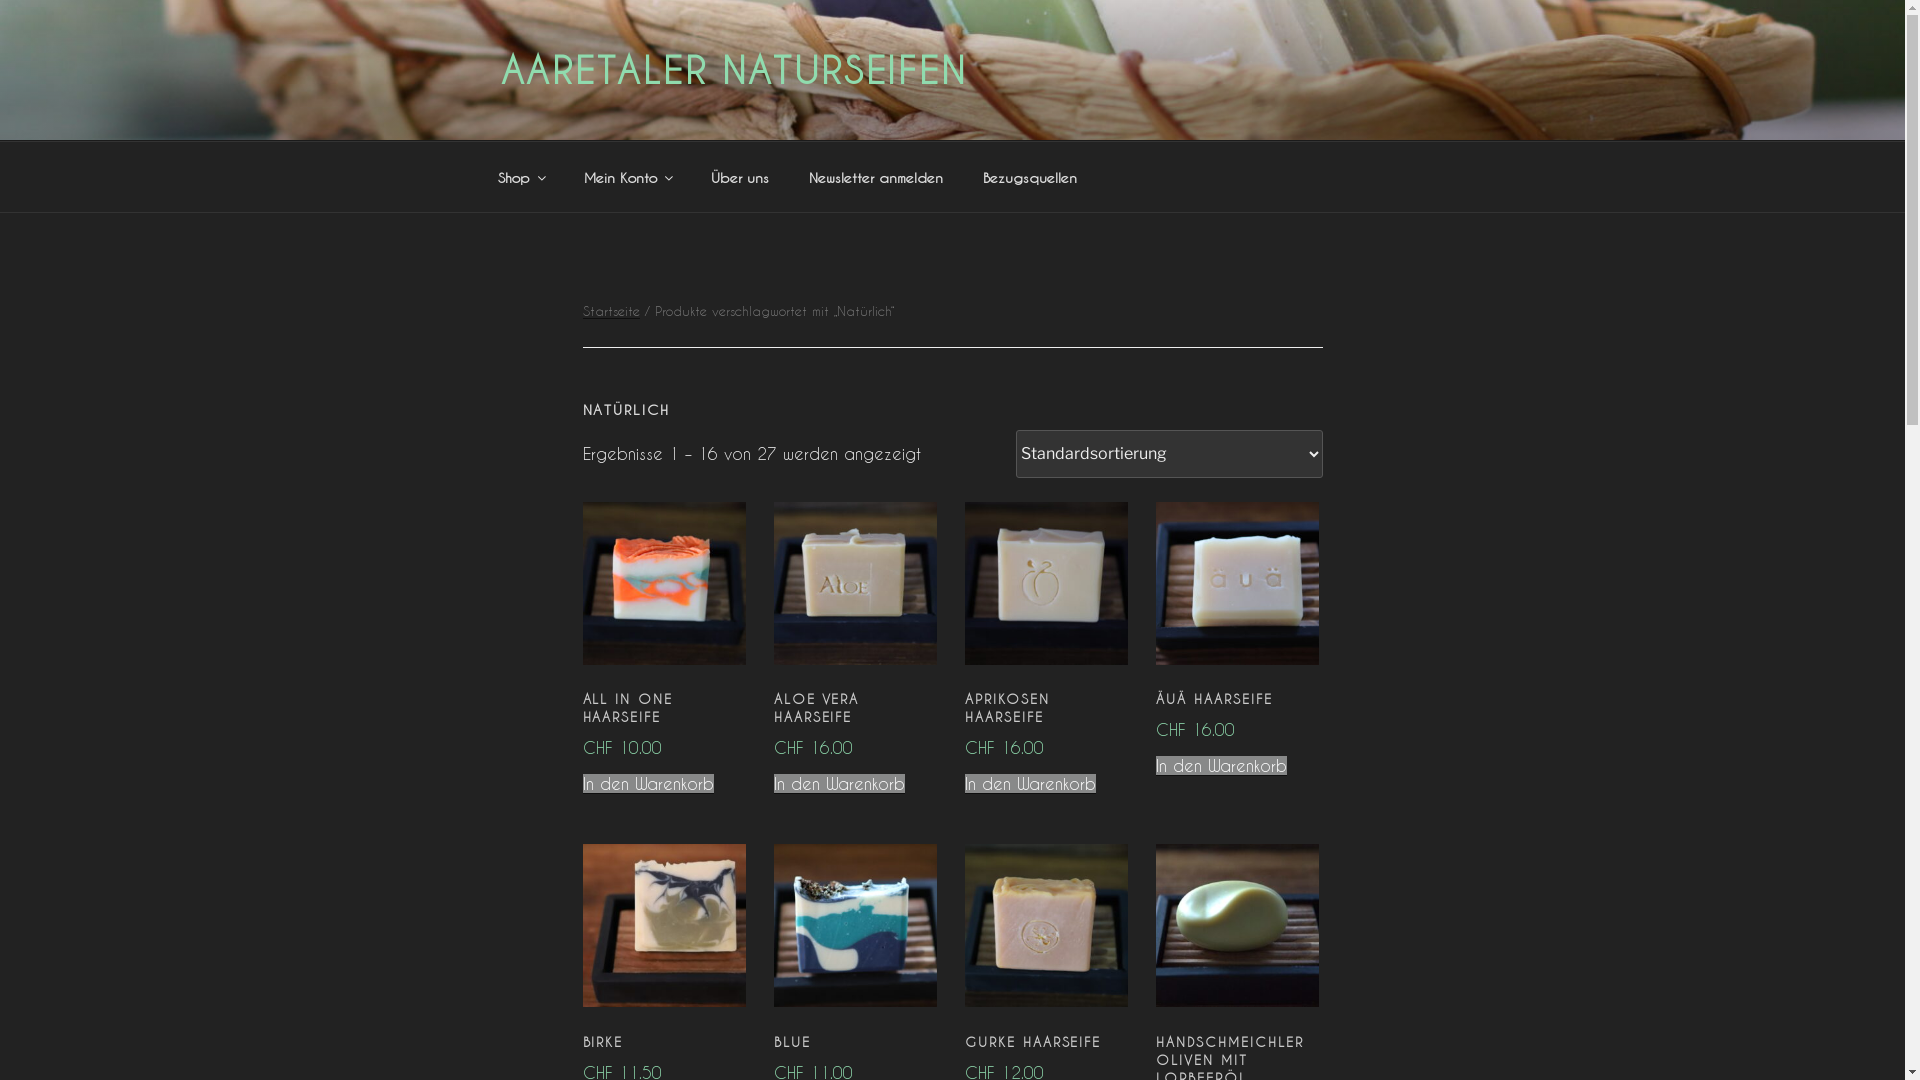  I want to click on 'AARETALER NATURSEIFEN', so click(732, 68).